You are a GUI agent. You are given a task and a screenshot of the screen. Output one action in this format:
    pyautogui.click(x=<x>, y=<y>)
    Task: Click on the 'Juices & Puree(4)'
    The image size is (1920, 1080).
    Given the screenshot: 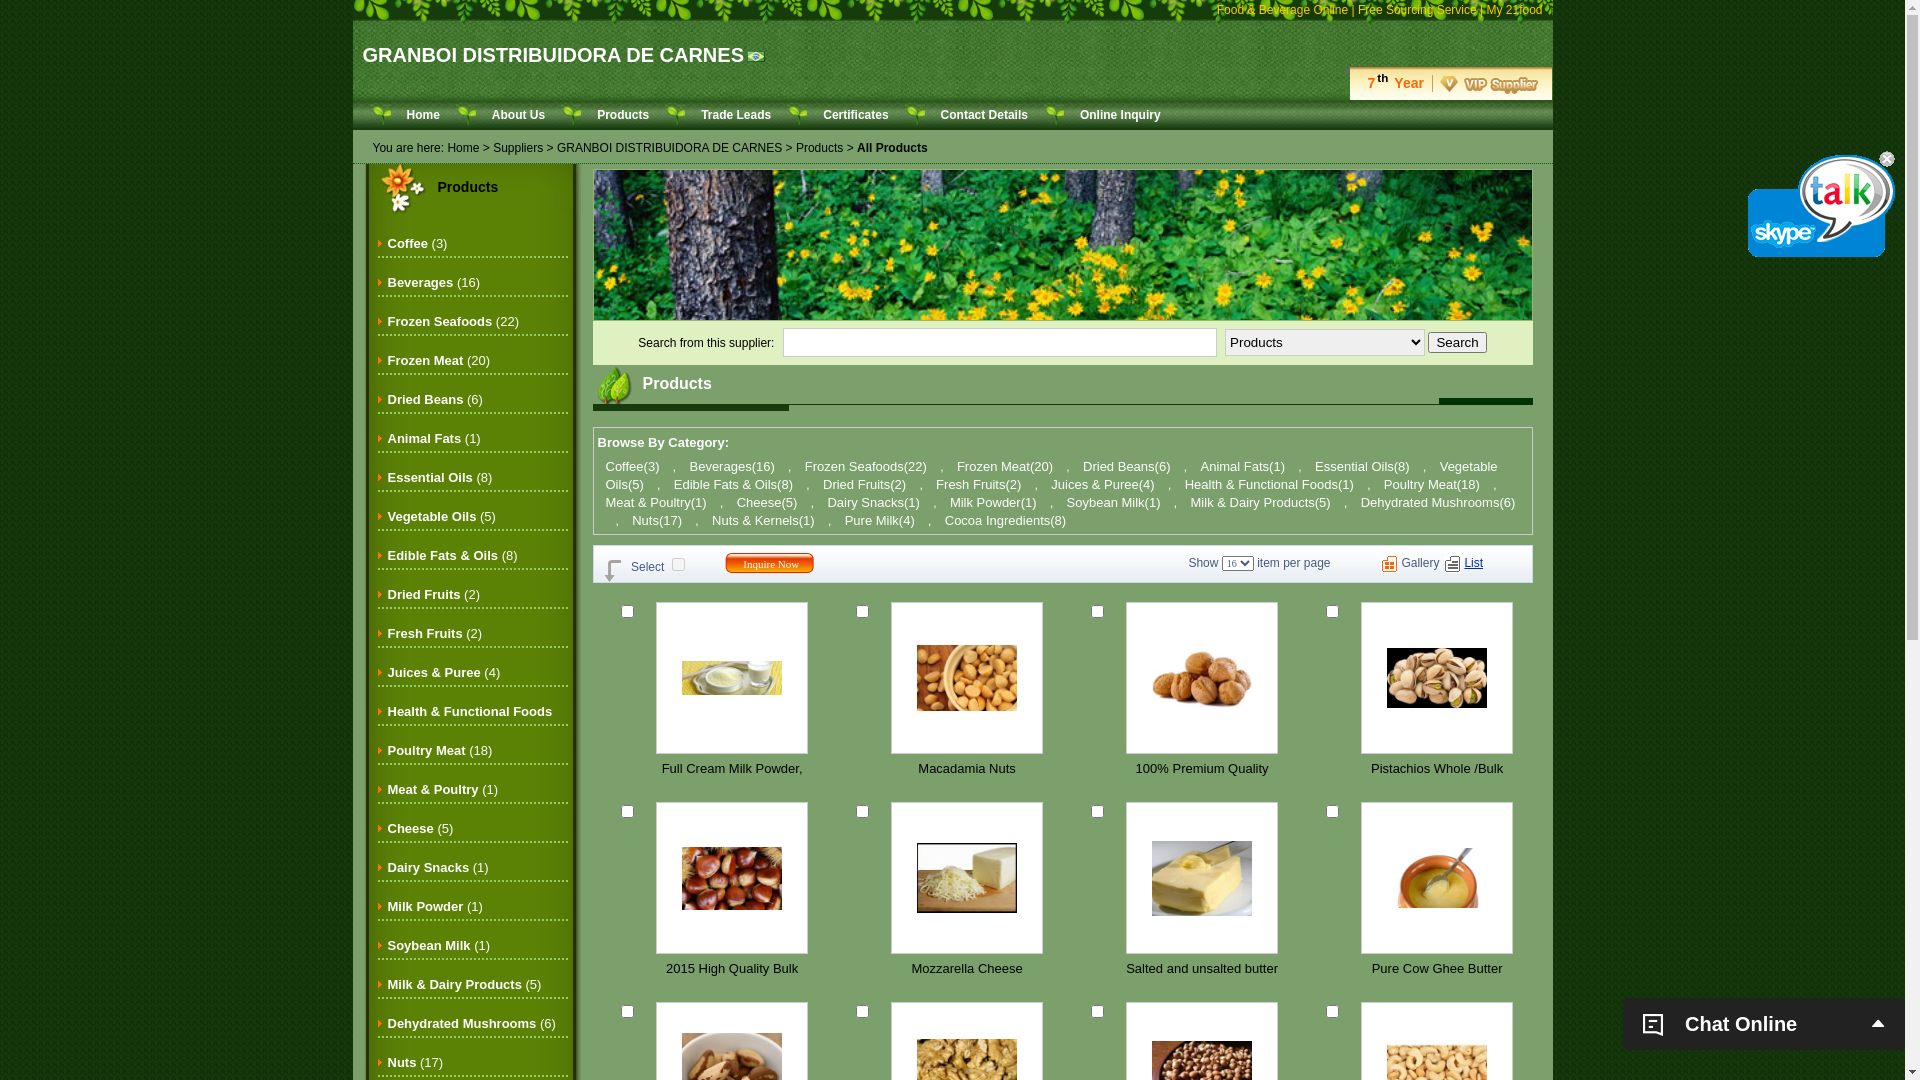 What is the action you would take?
    pyautogui.click(x=1050, y=484)
    